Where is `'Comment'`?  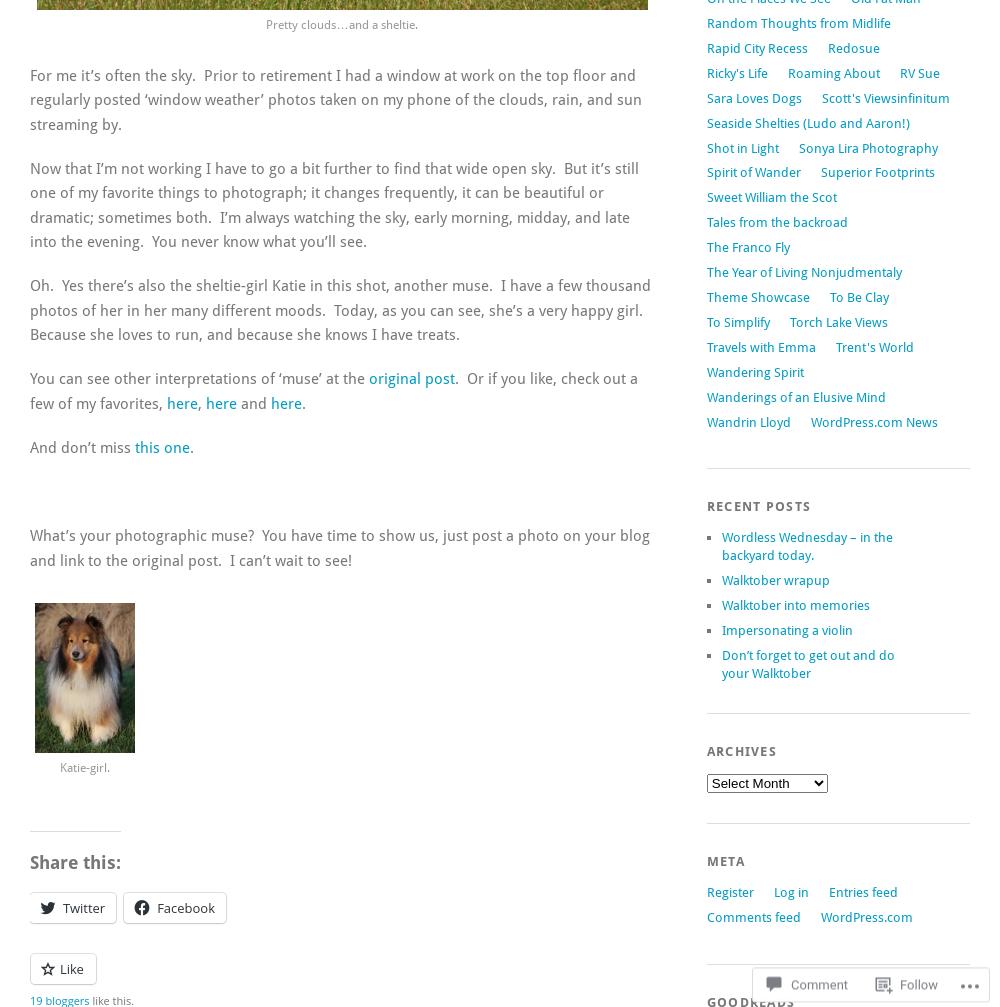 'Comment' is located at coordinates (818, 964).